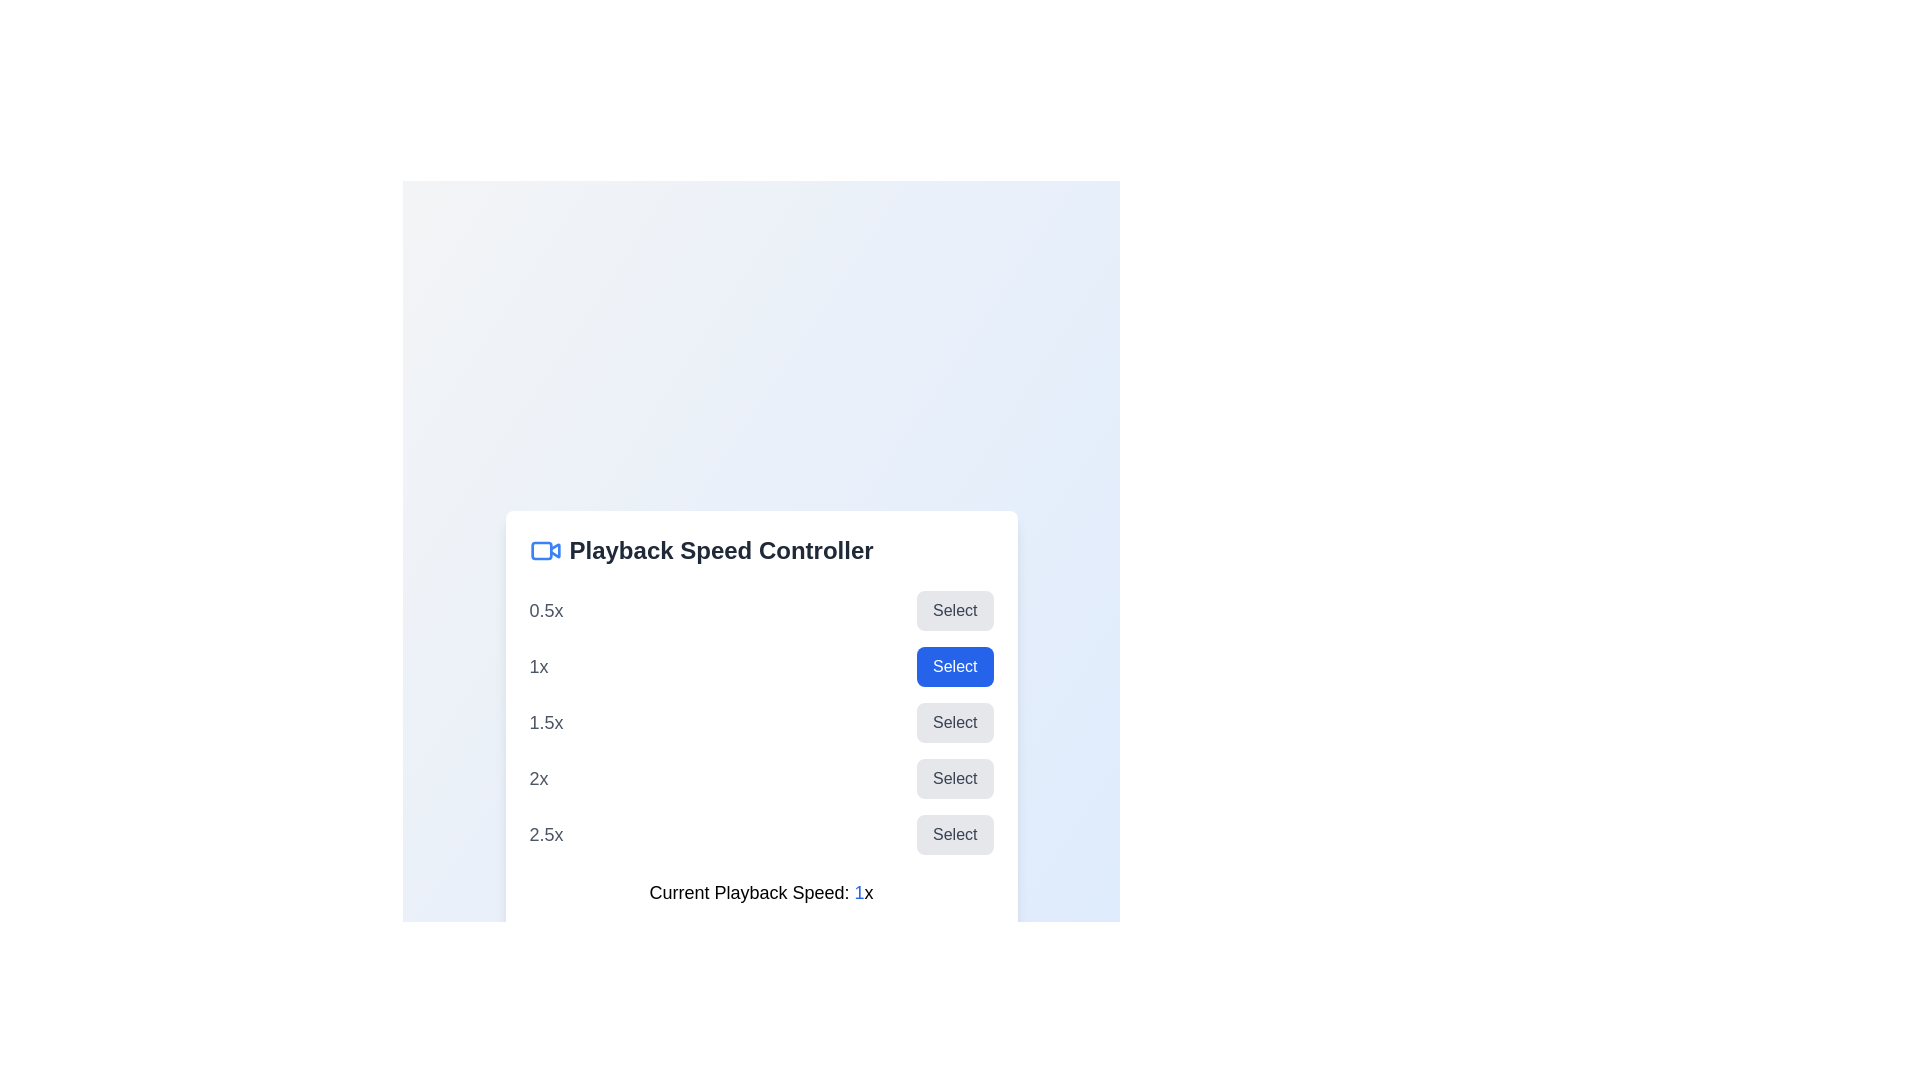 The height and width of the screenshot is (1080, 1920). Describe the element at coordinates (954, 609) in the screenshot. I see `the 'Select' button with a light gray background to set the playback speed` at that location.